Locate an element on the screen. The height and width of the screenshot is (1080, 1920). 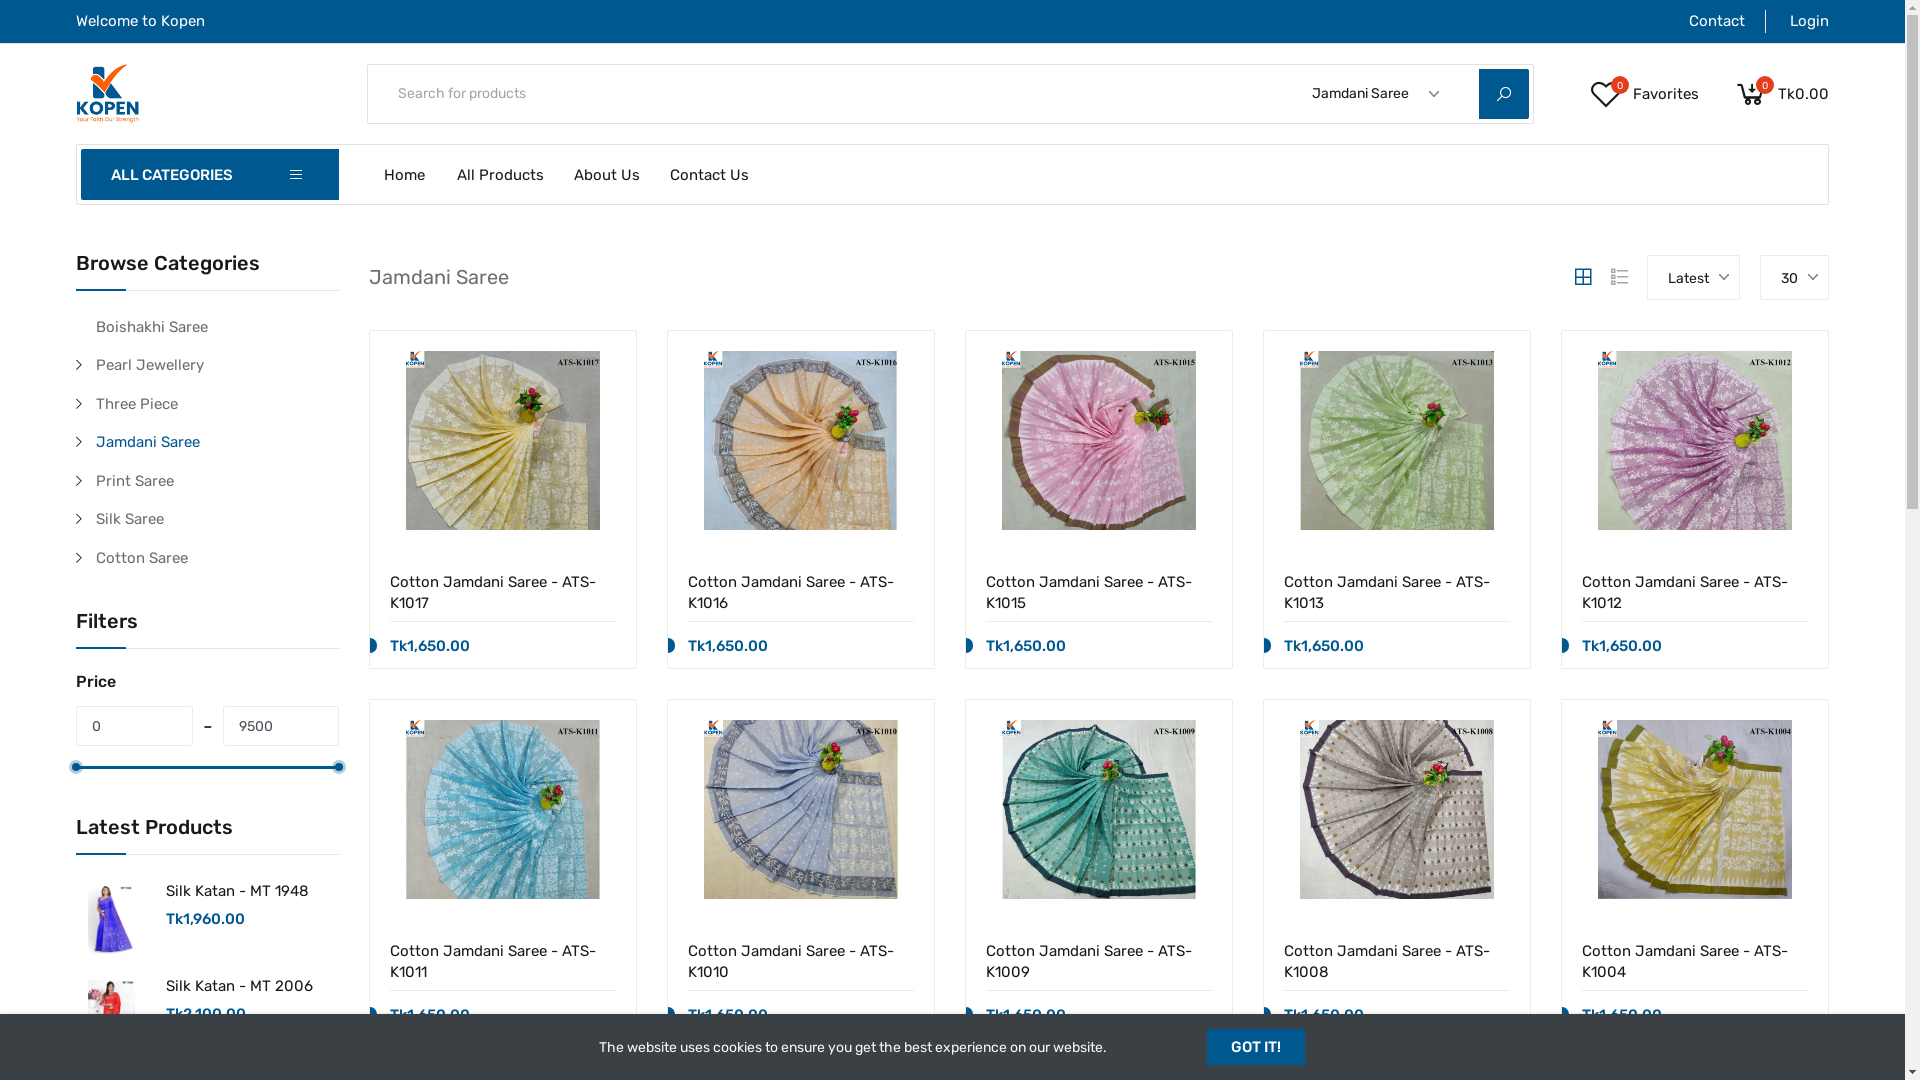
'All Products' is located at coordinates (500, 172).